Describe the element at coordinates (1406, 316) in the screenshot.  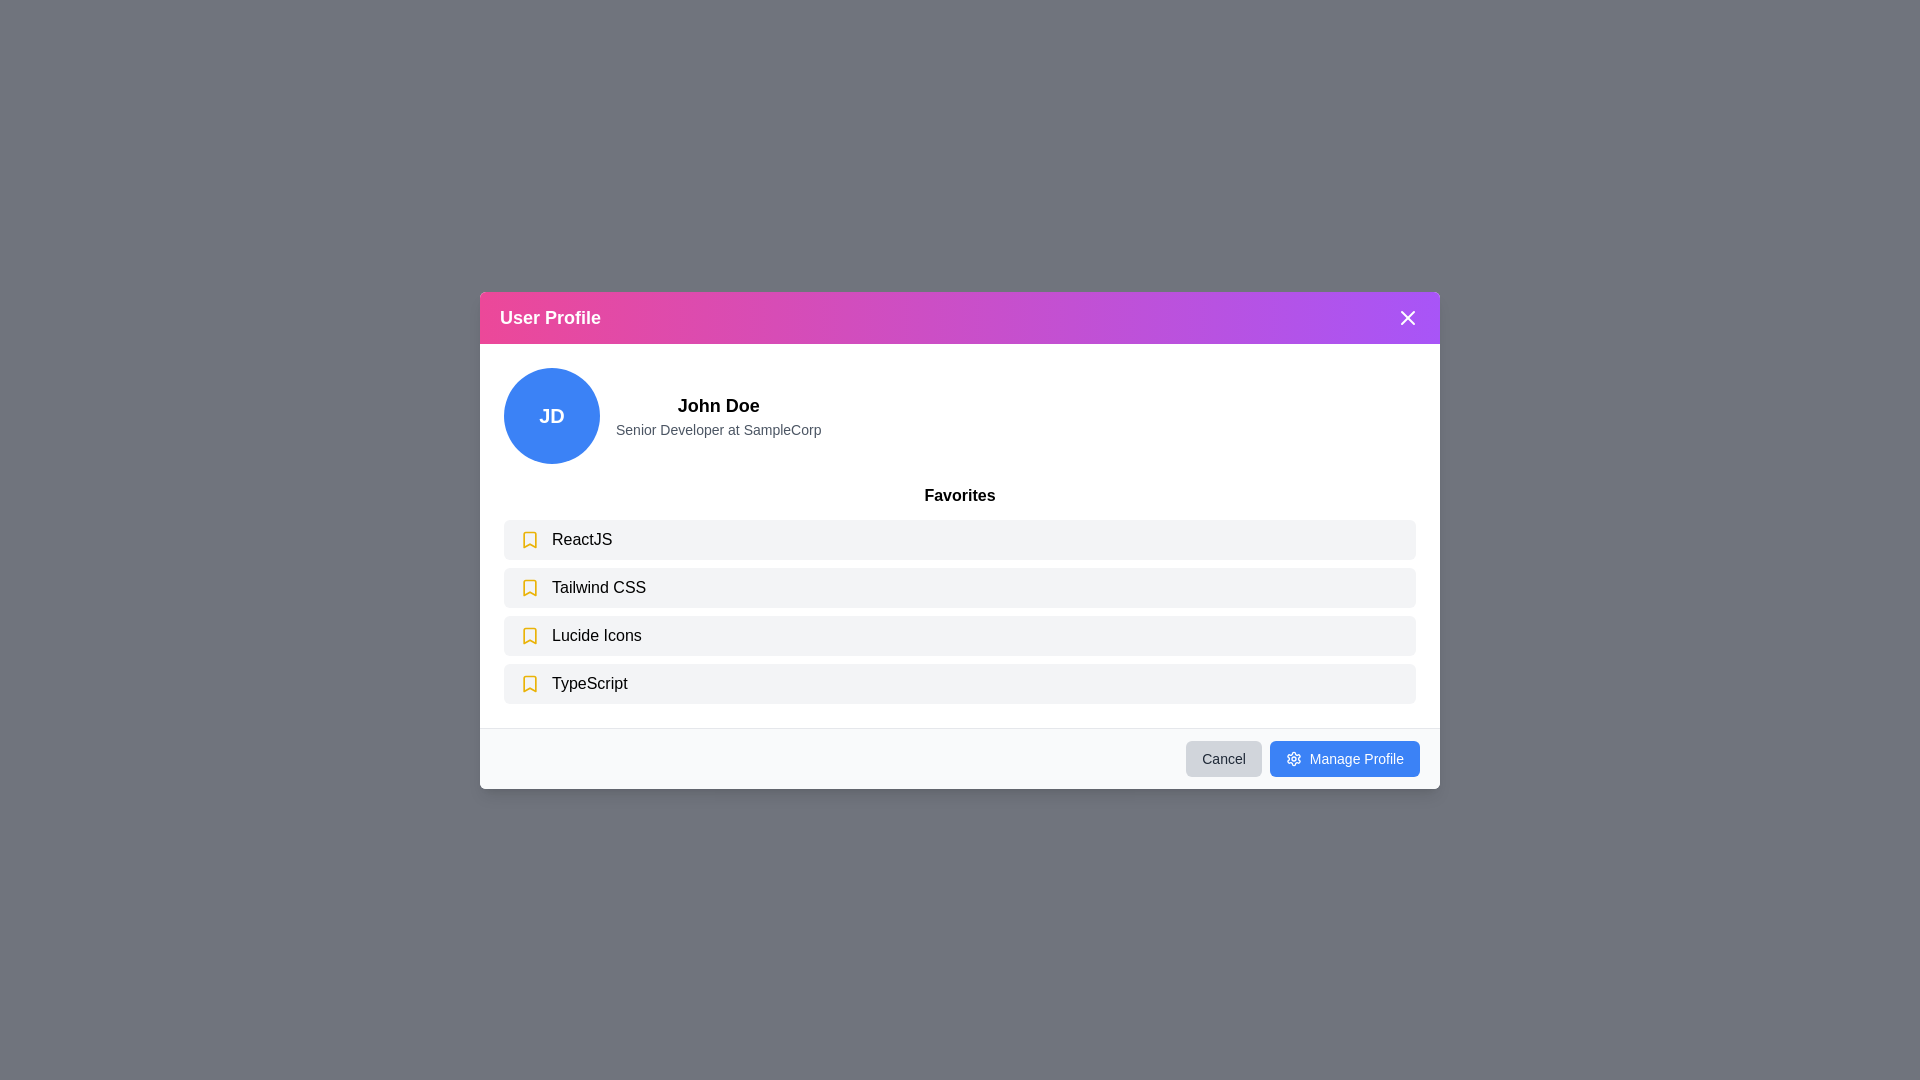
I see `the close button located at the far-right of the 'User Profile' header bar` at that location.